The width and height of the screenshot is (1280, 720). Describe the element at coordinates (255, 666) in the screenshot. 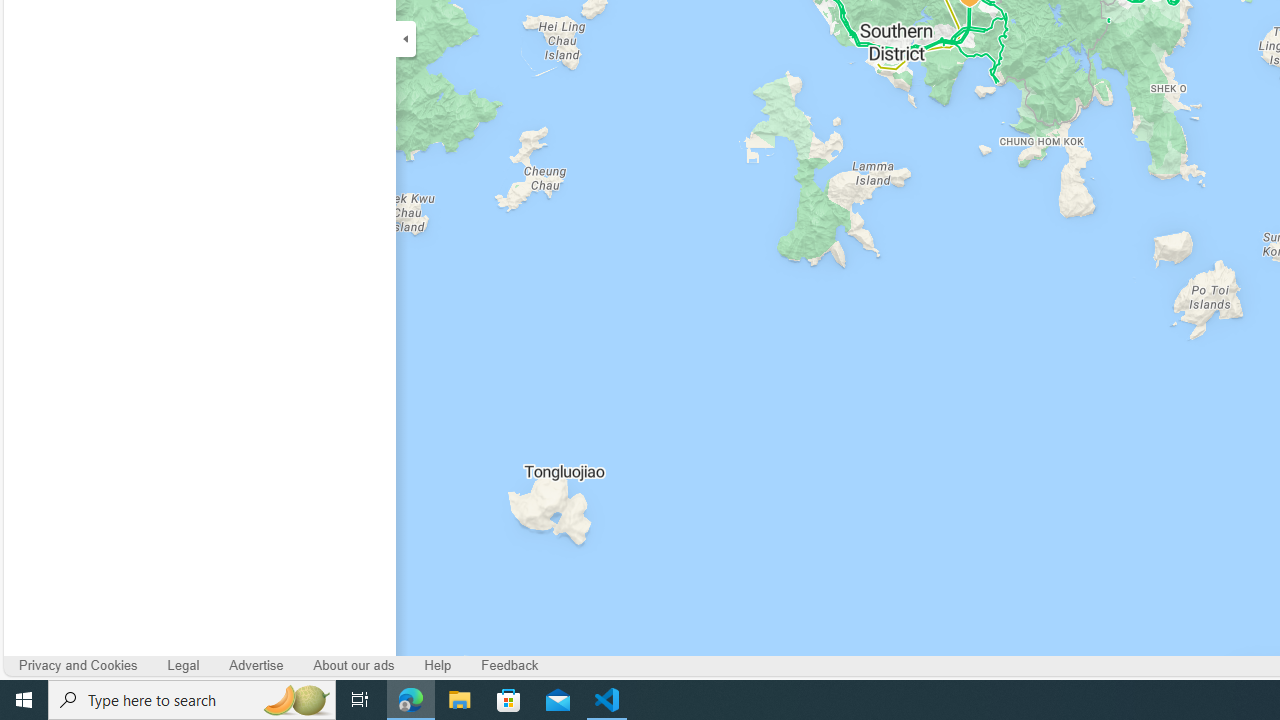

I see `'Advertise'` at that location.